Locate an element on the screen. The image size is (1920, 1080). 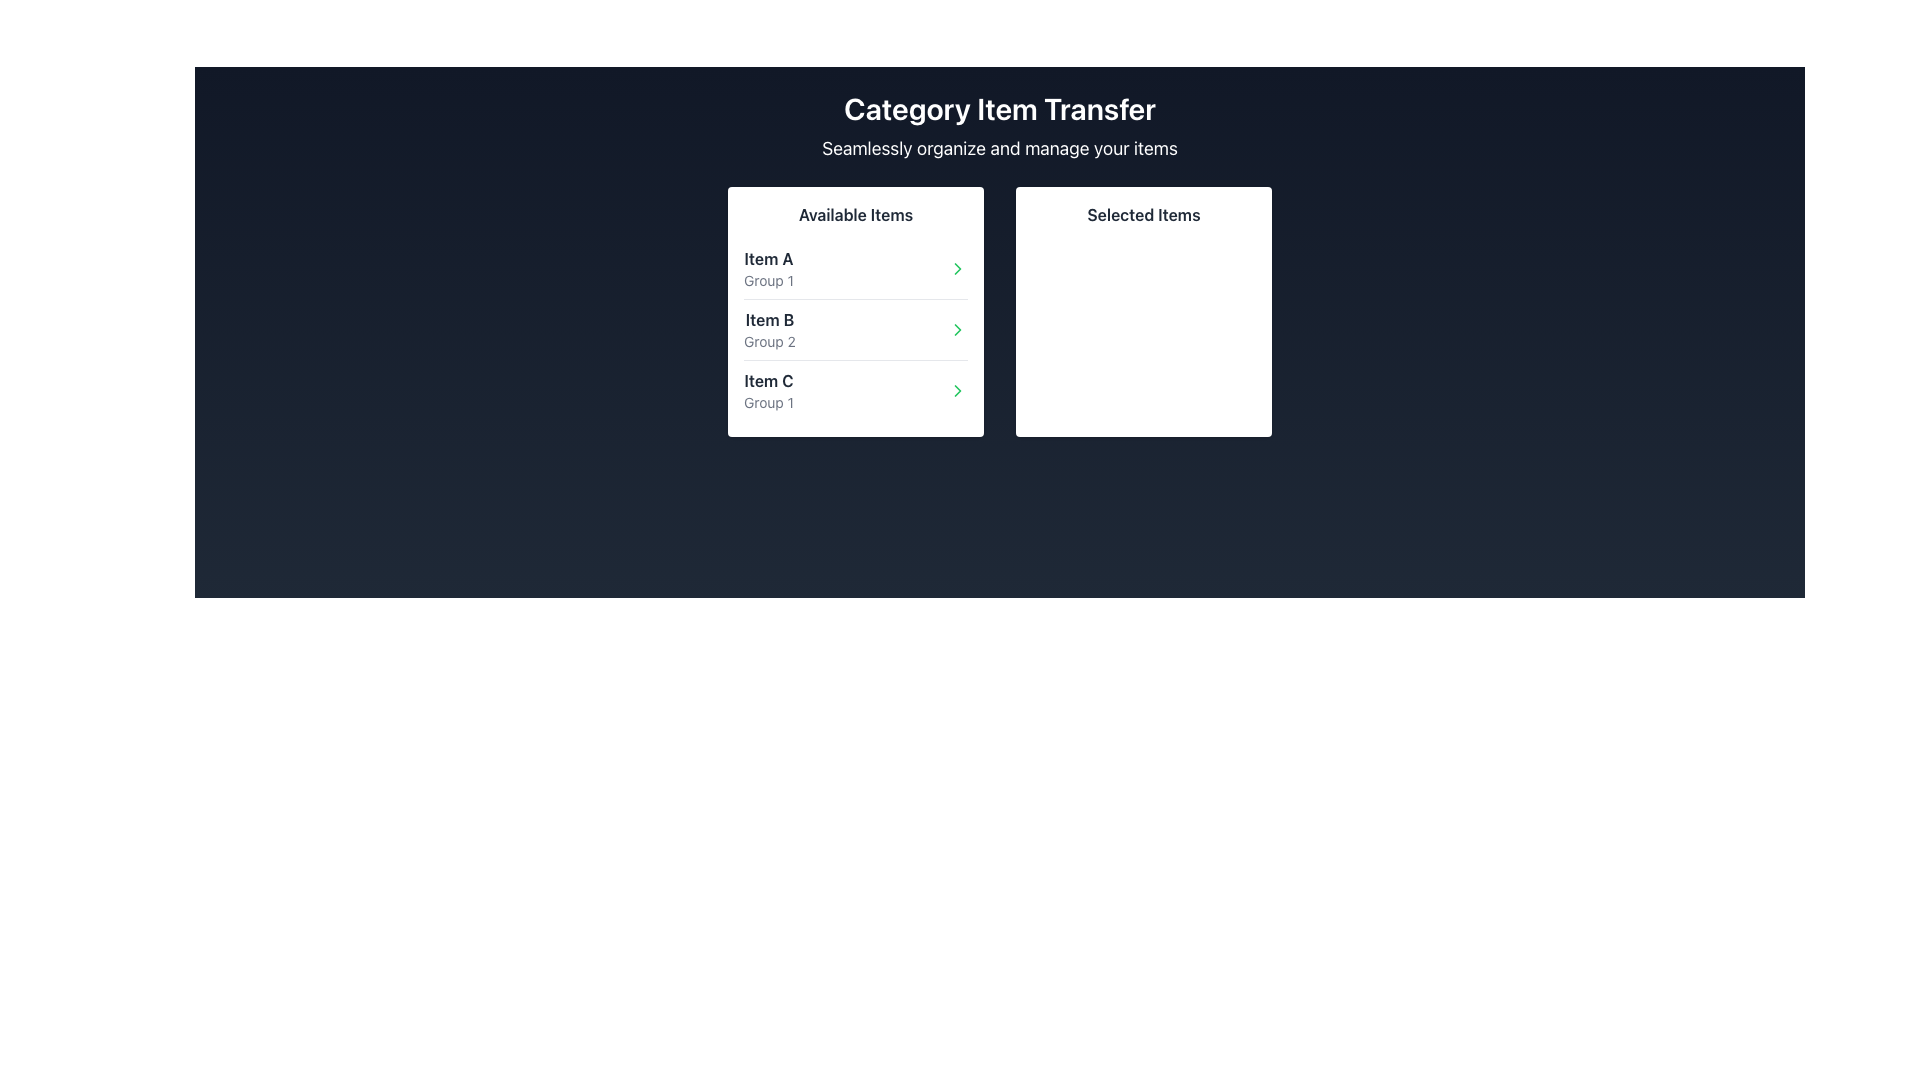
the Text Label that indicates items chosen by the user, located at the top of a white rectangular box on the right side of the layout is located at coordinates (1143, 215).